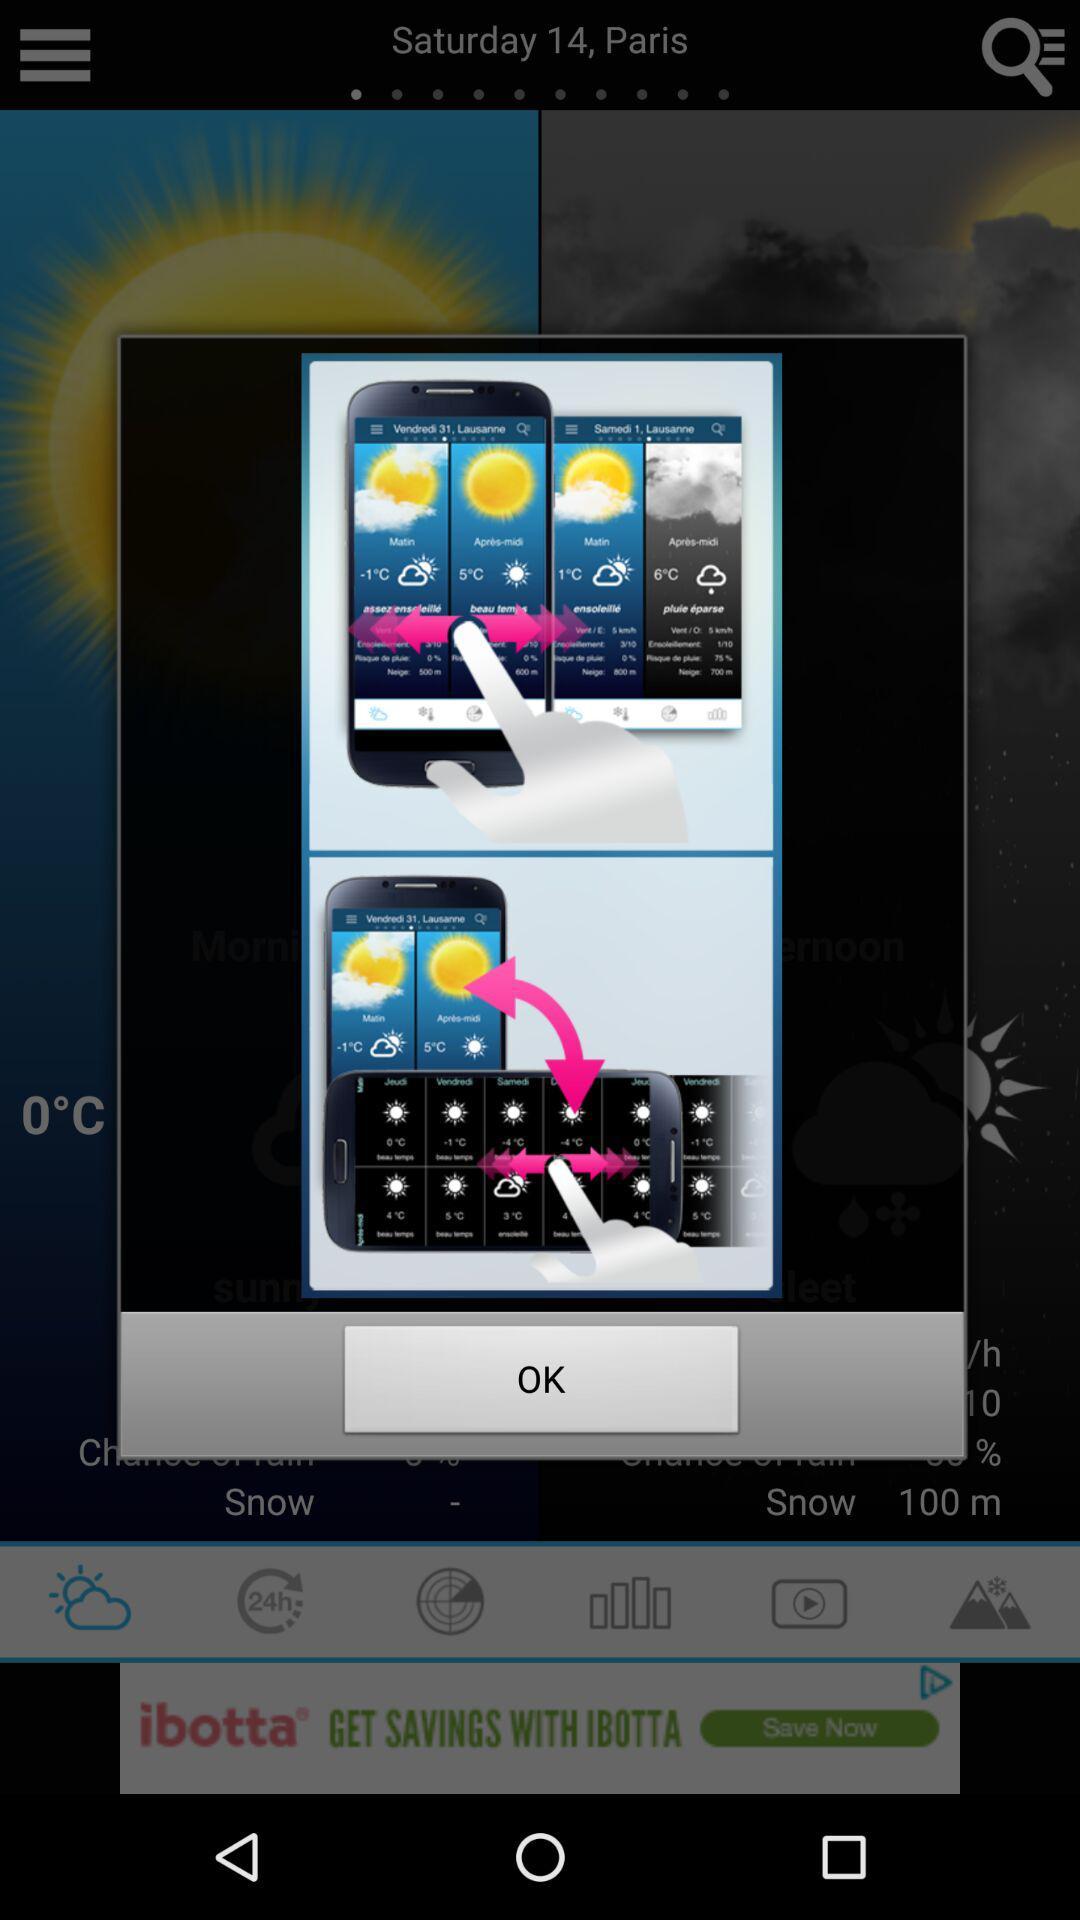 The width and height of the screenshot is (1080, 1920). Describe the element at coordinates (541, 1384) in the screenshot. I see `icon at the bottom` at that location.